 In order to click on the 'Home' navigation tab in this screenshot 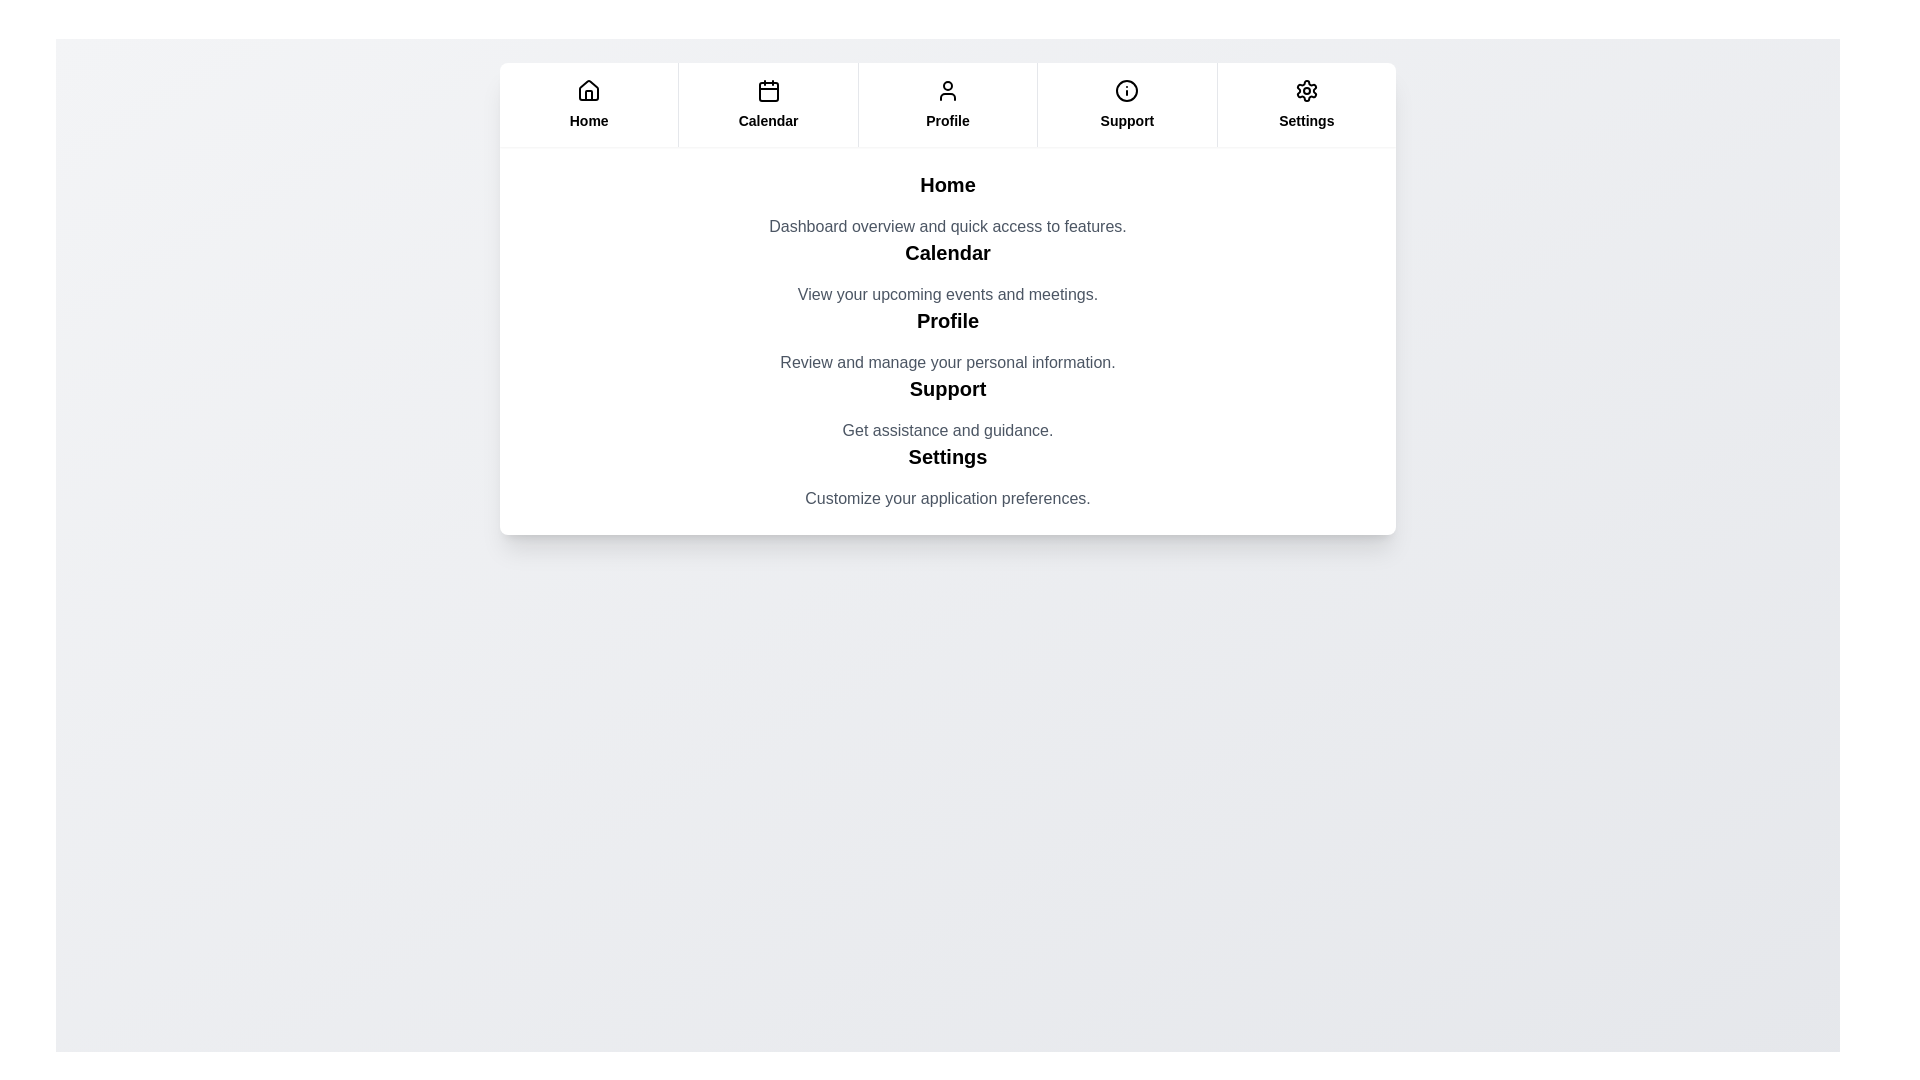, I will do `click(588, 104)`.